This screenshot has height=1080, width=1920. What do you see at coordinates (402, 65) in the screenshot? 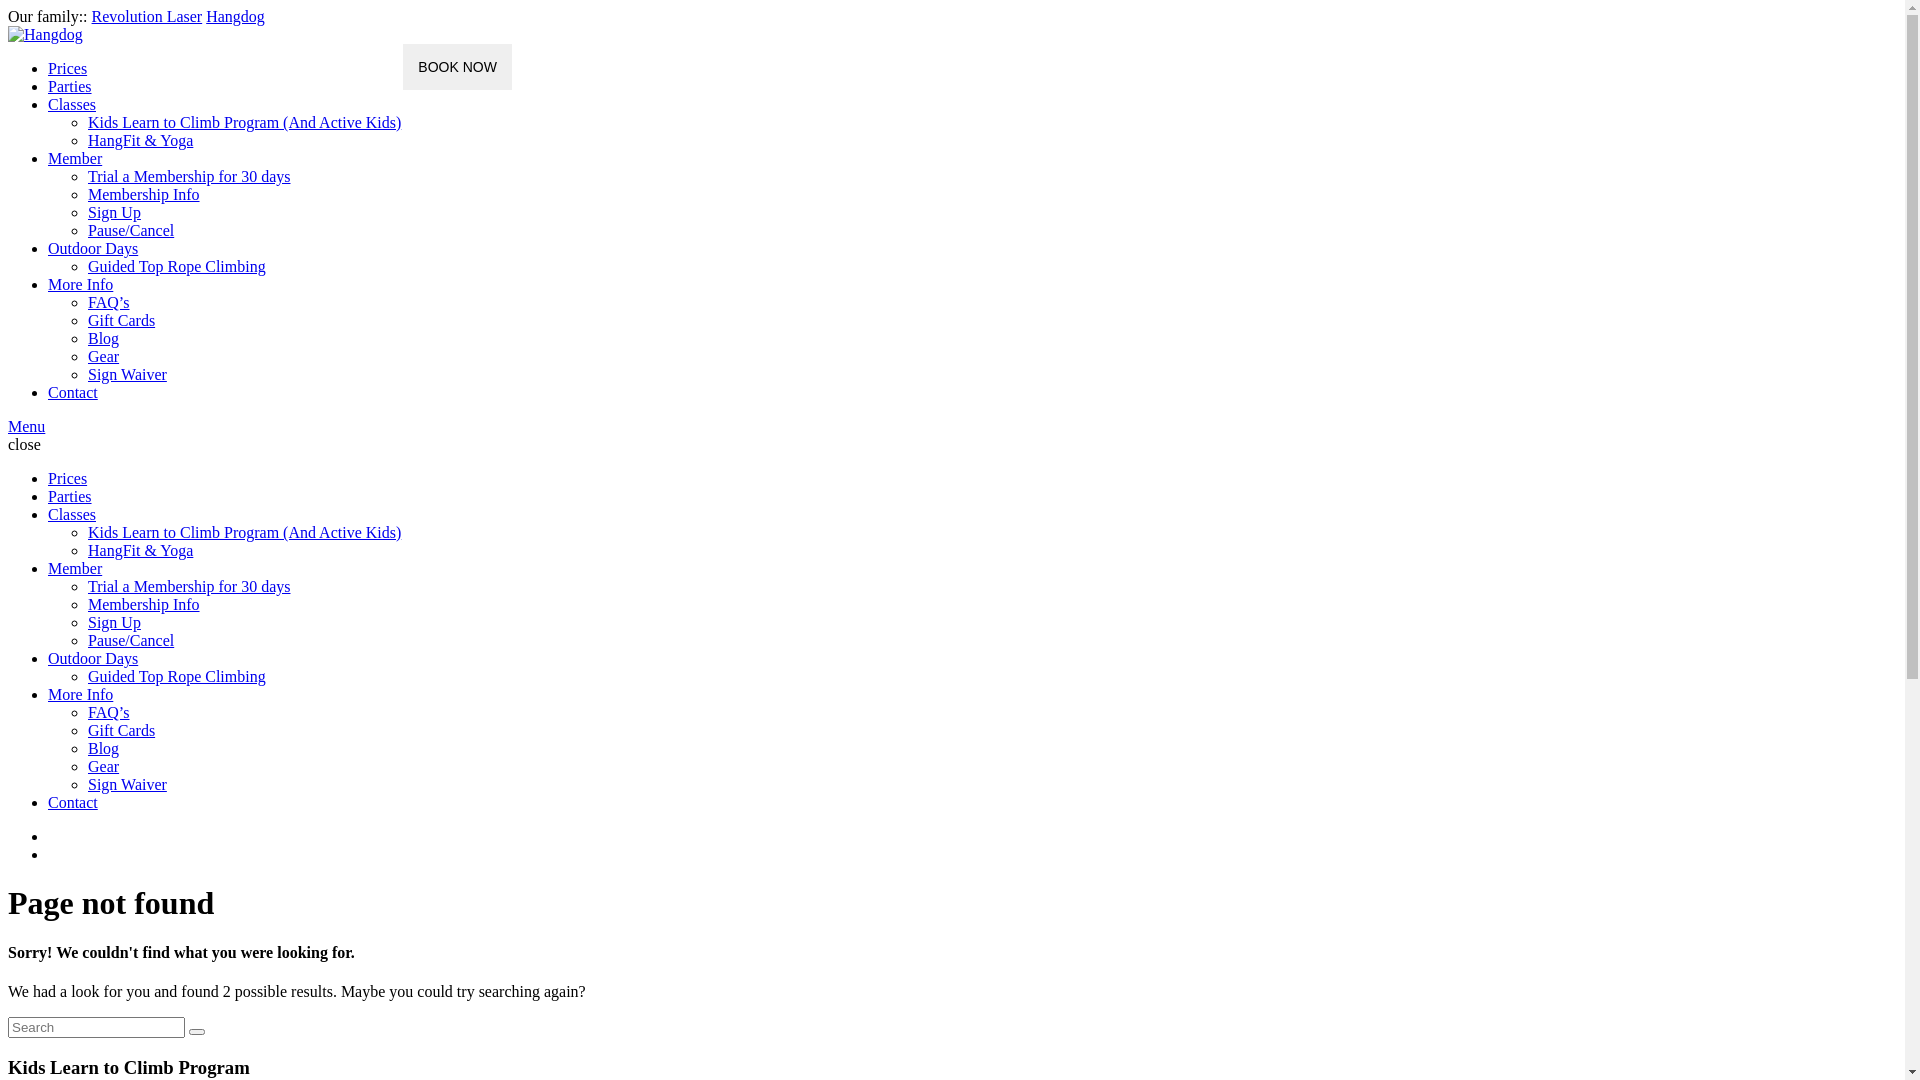
I see `'BOOK NOW'` at bounding box center [402, 65].